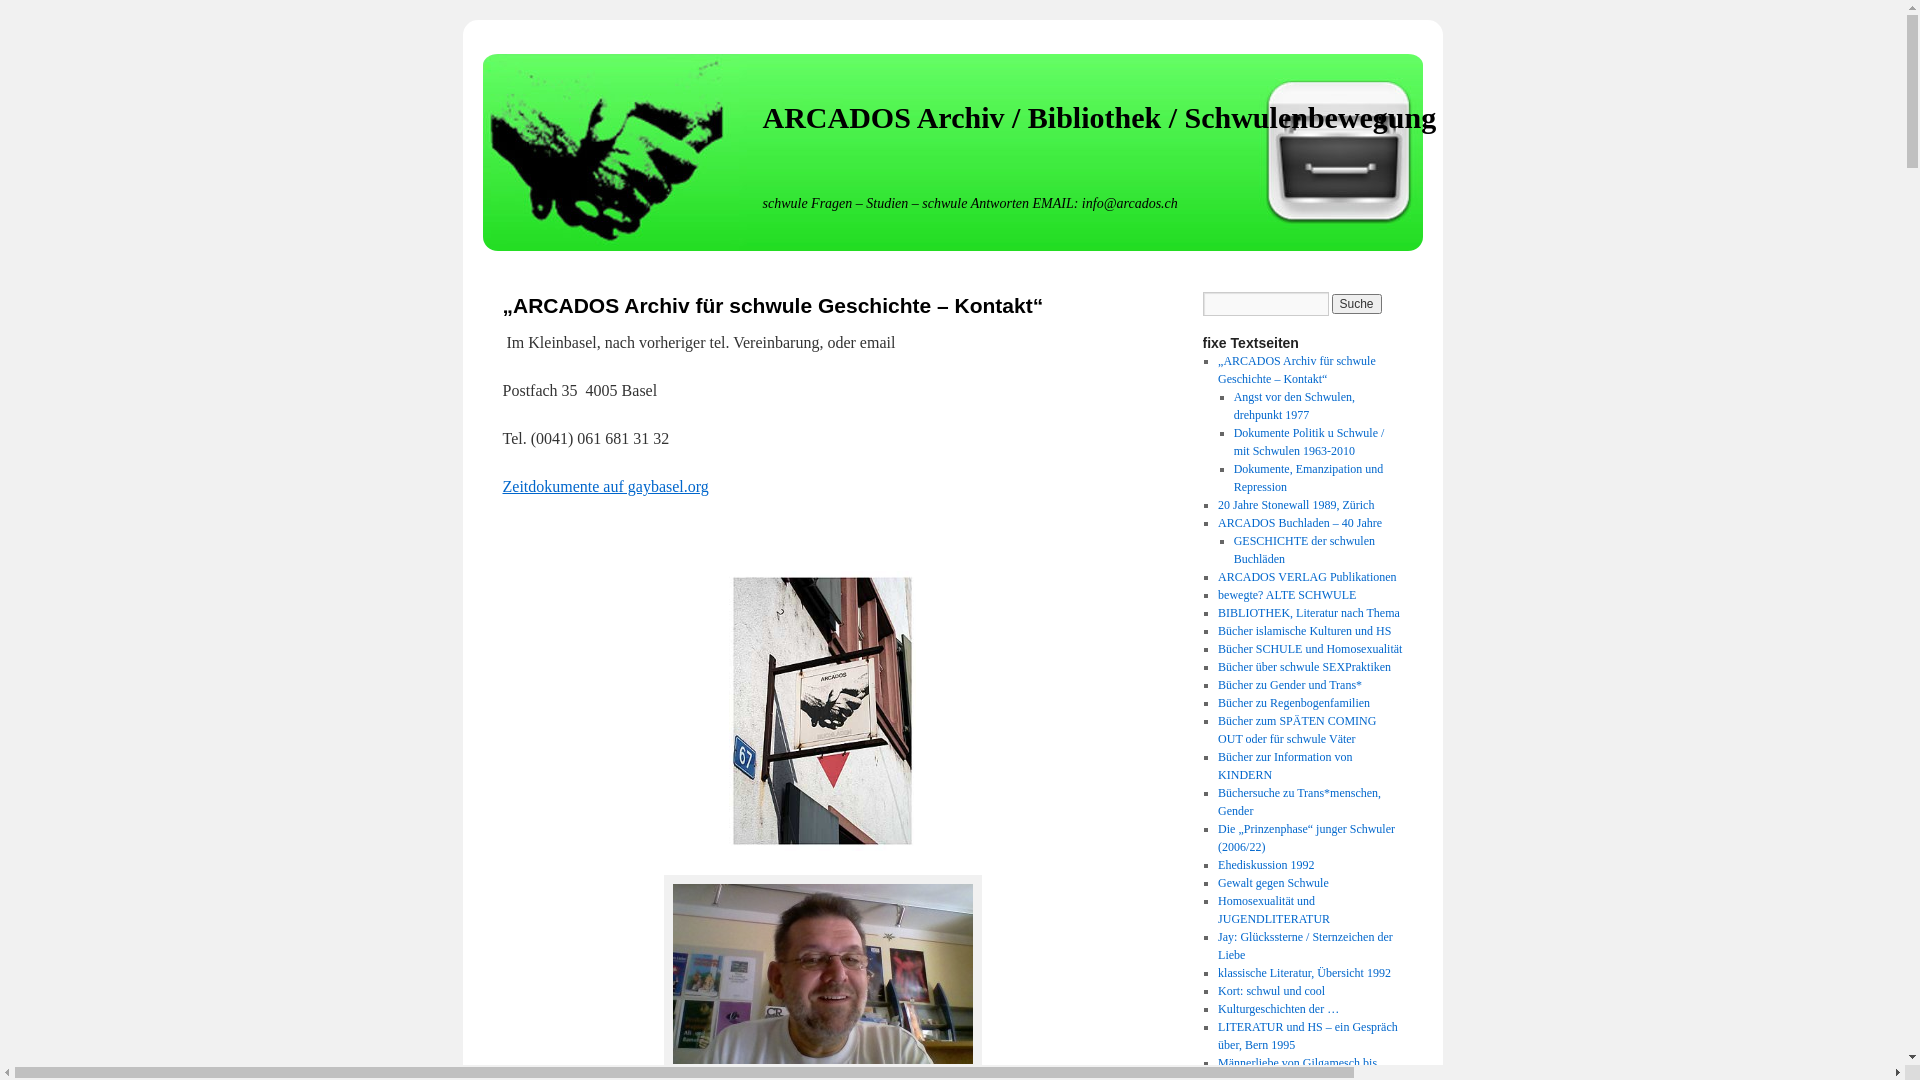  Describe the element at coordinates (603, 486) in the screenshot. I see `'Zeitdokumente auf gaybasel.org'` at that location.